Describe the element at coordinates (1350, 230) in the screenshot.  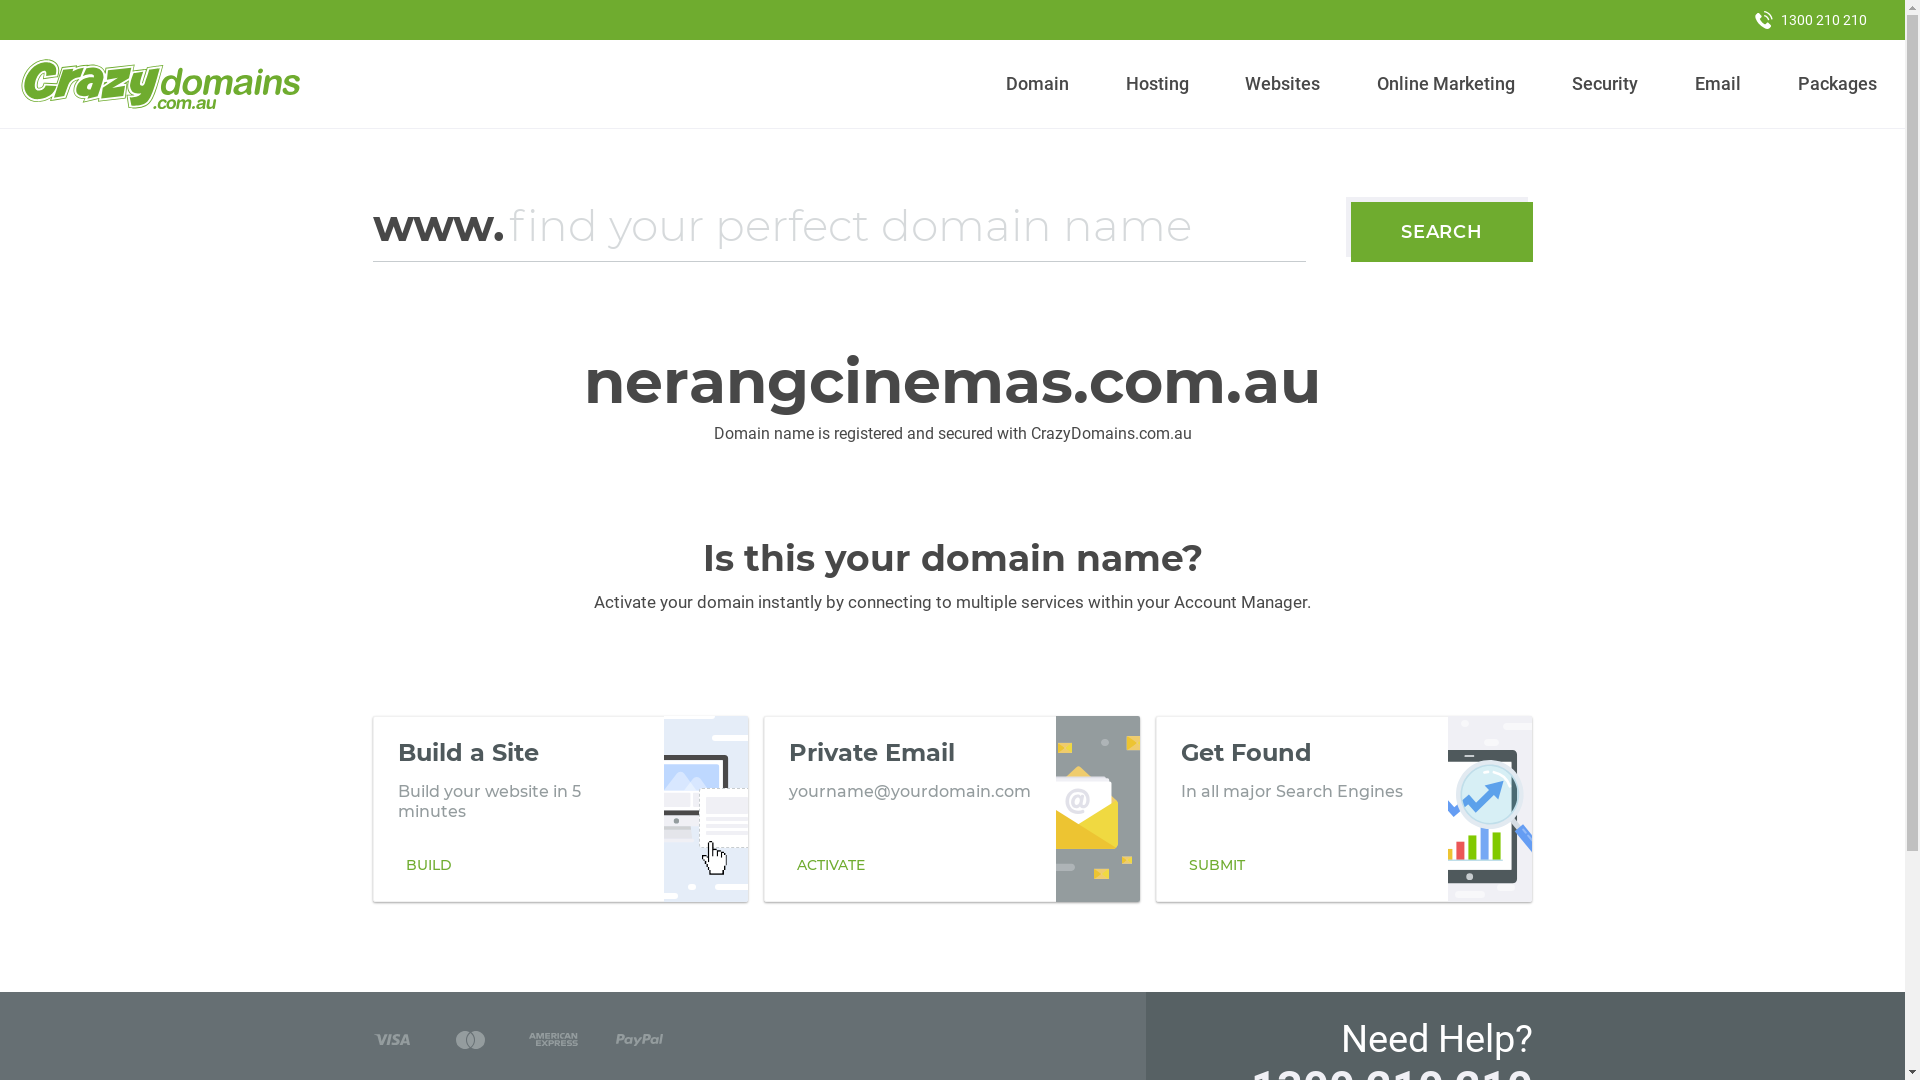
I see `'SEARCH'` at that location.